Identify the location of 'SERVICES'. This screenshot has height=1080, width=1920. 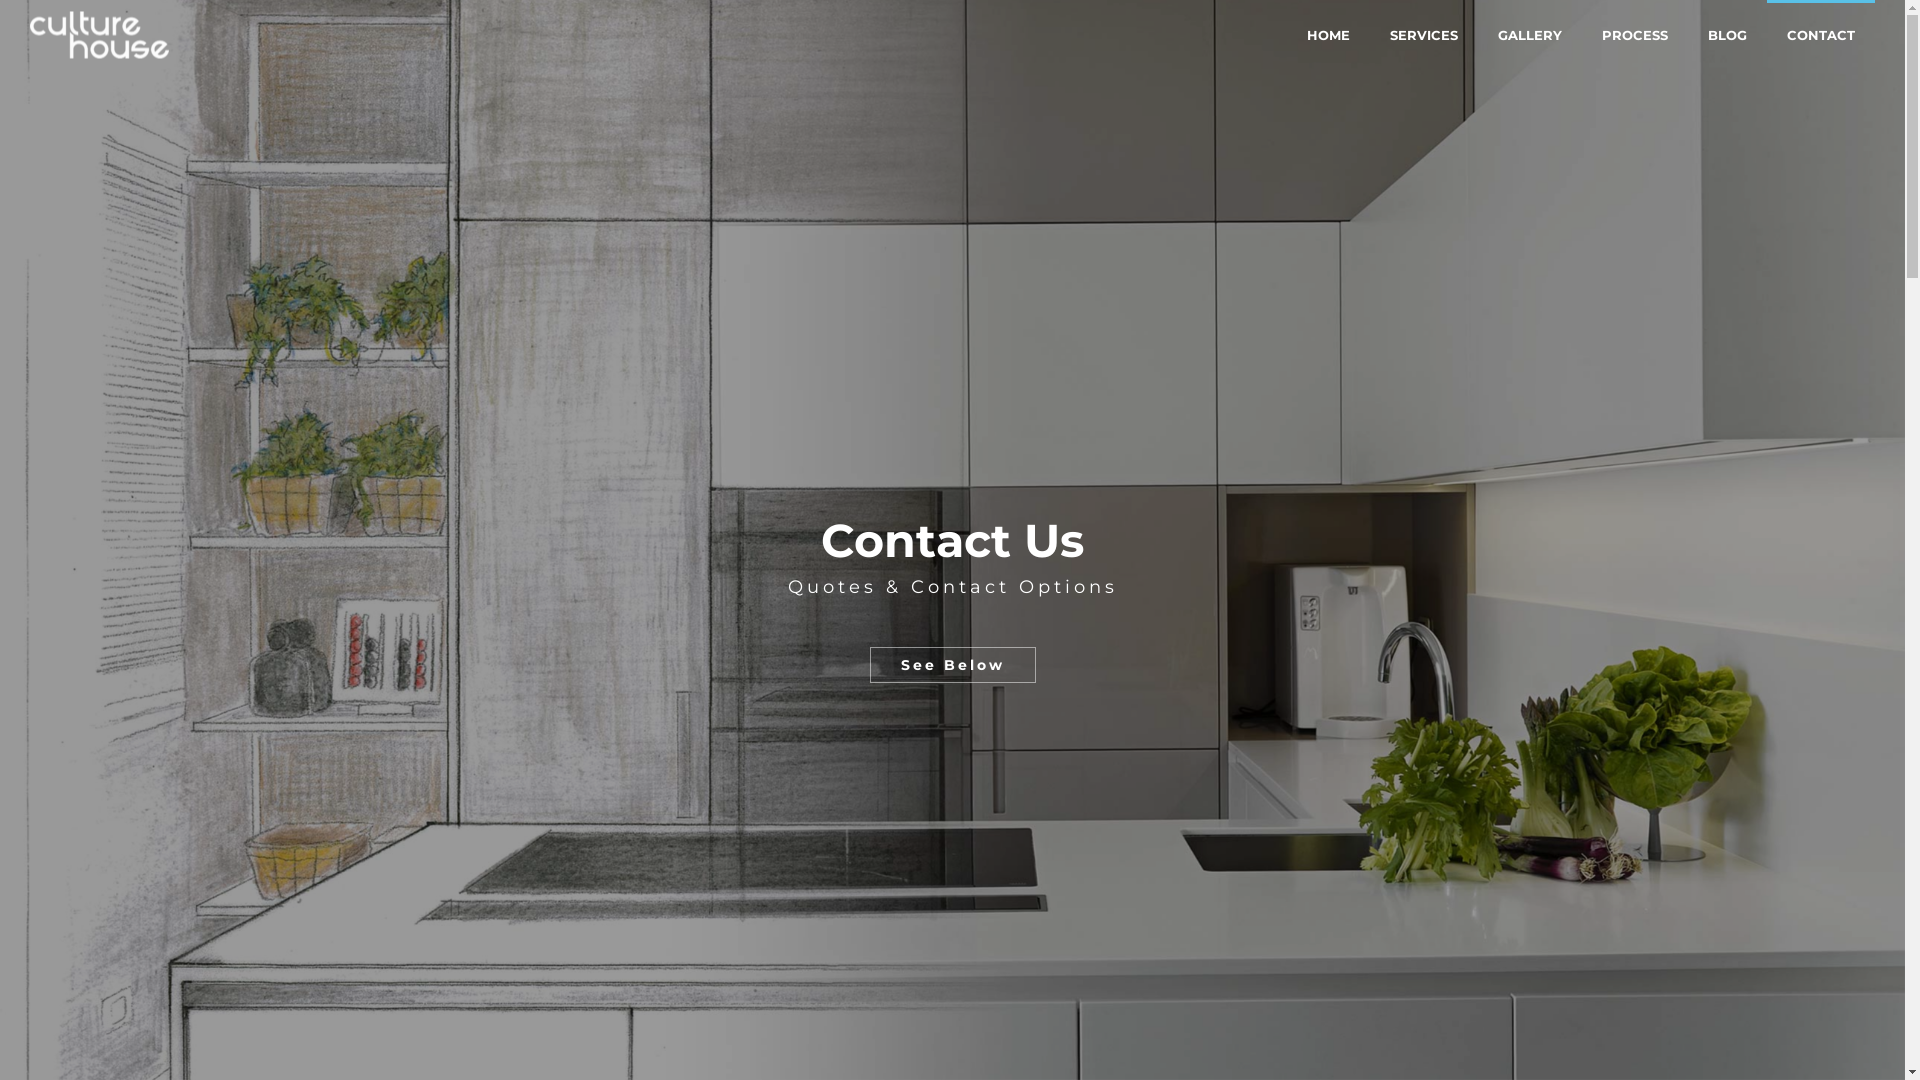
(1368, 34).